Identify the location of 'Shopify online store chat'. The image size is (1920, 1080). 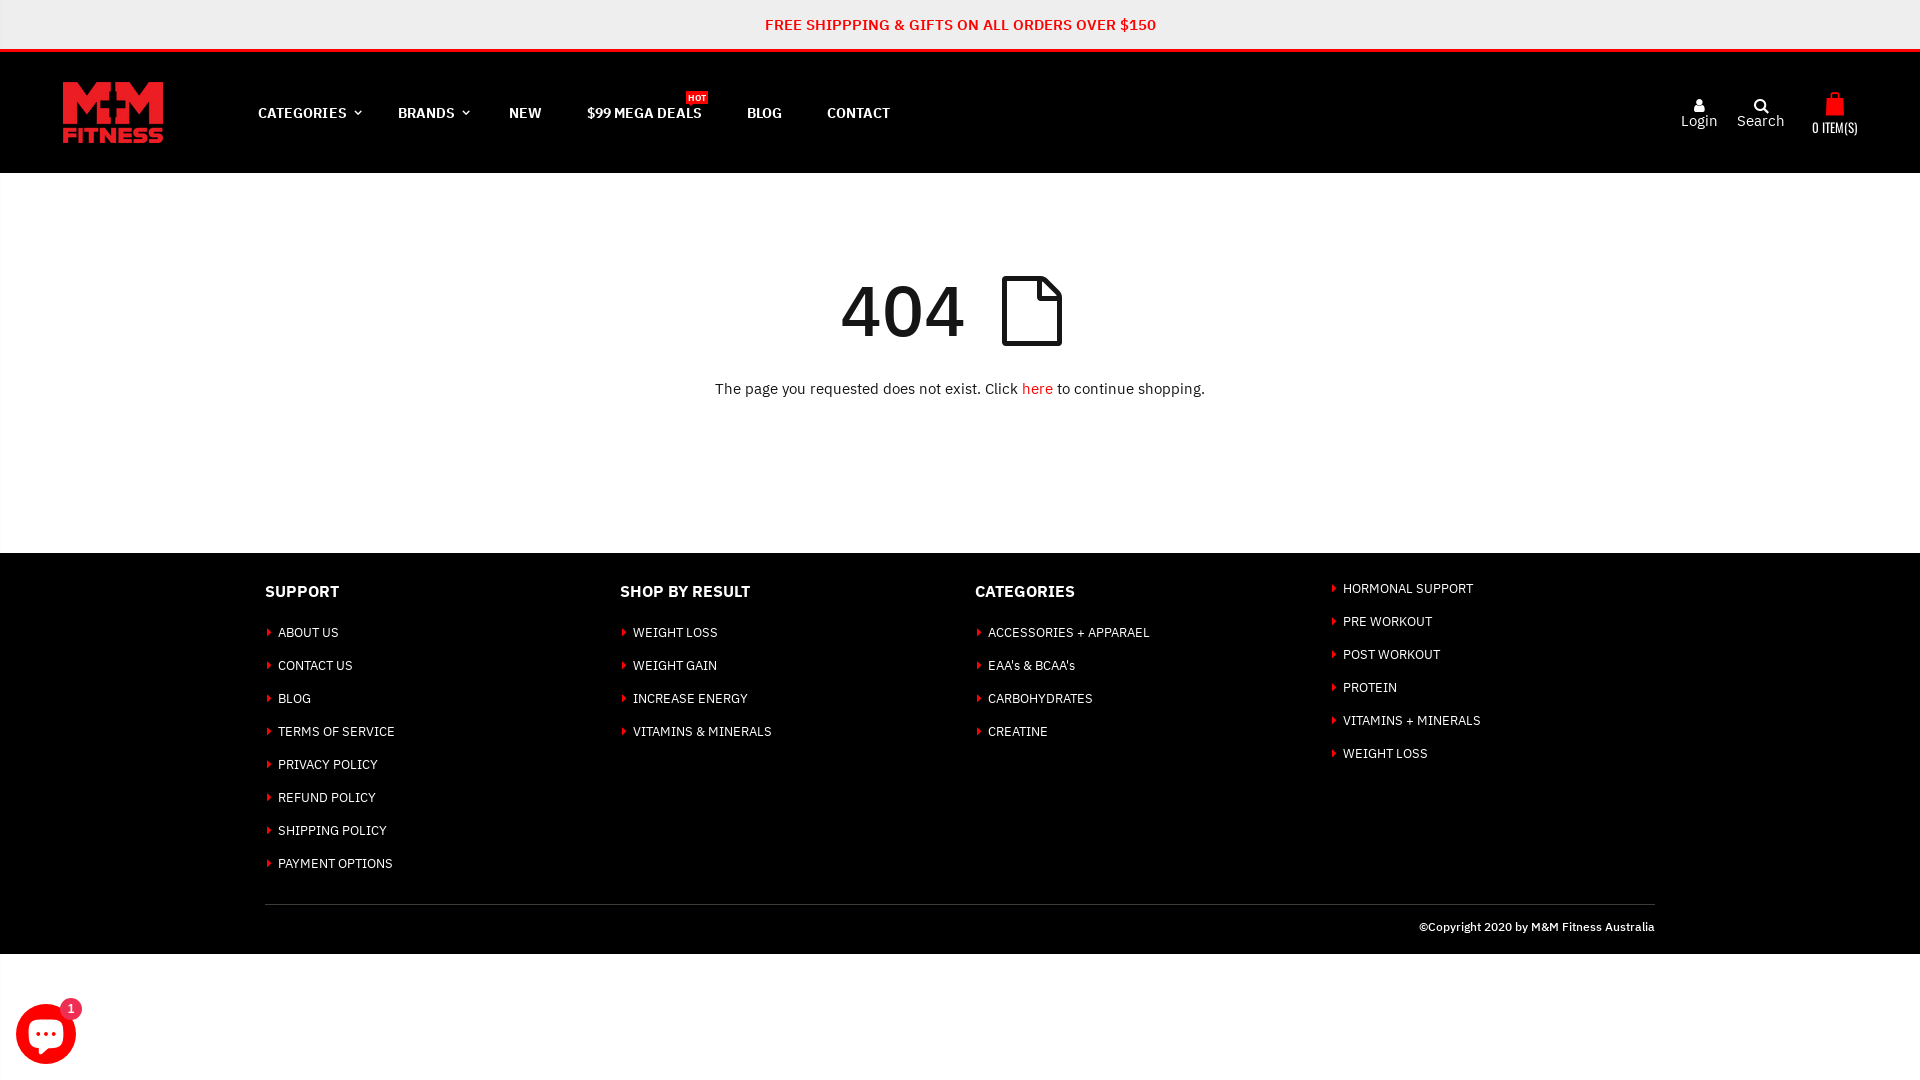
(46, 1029).